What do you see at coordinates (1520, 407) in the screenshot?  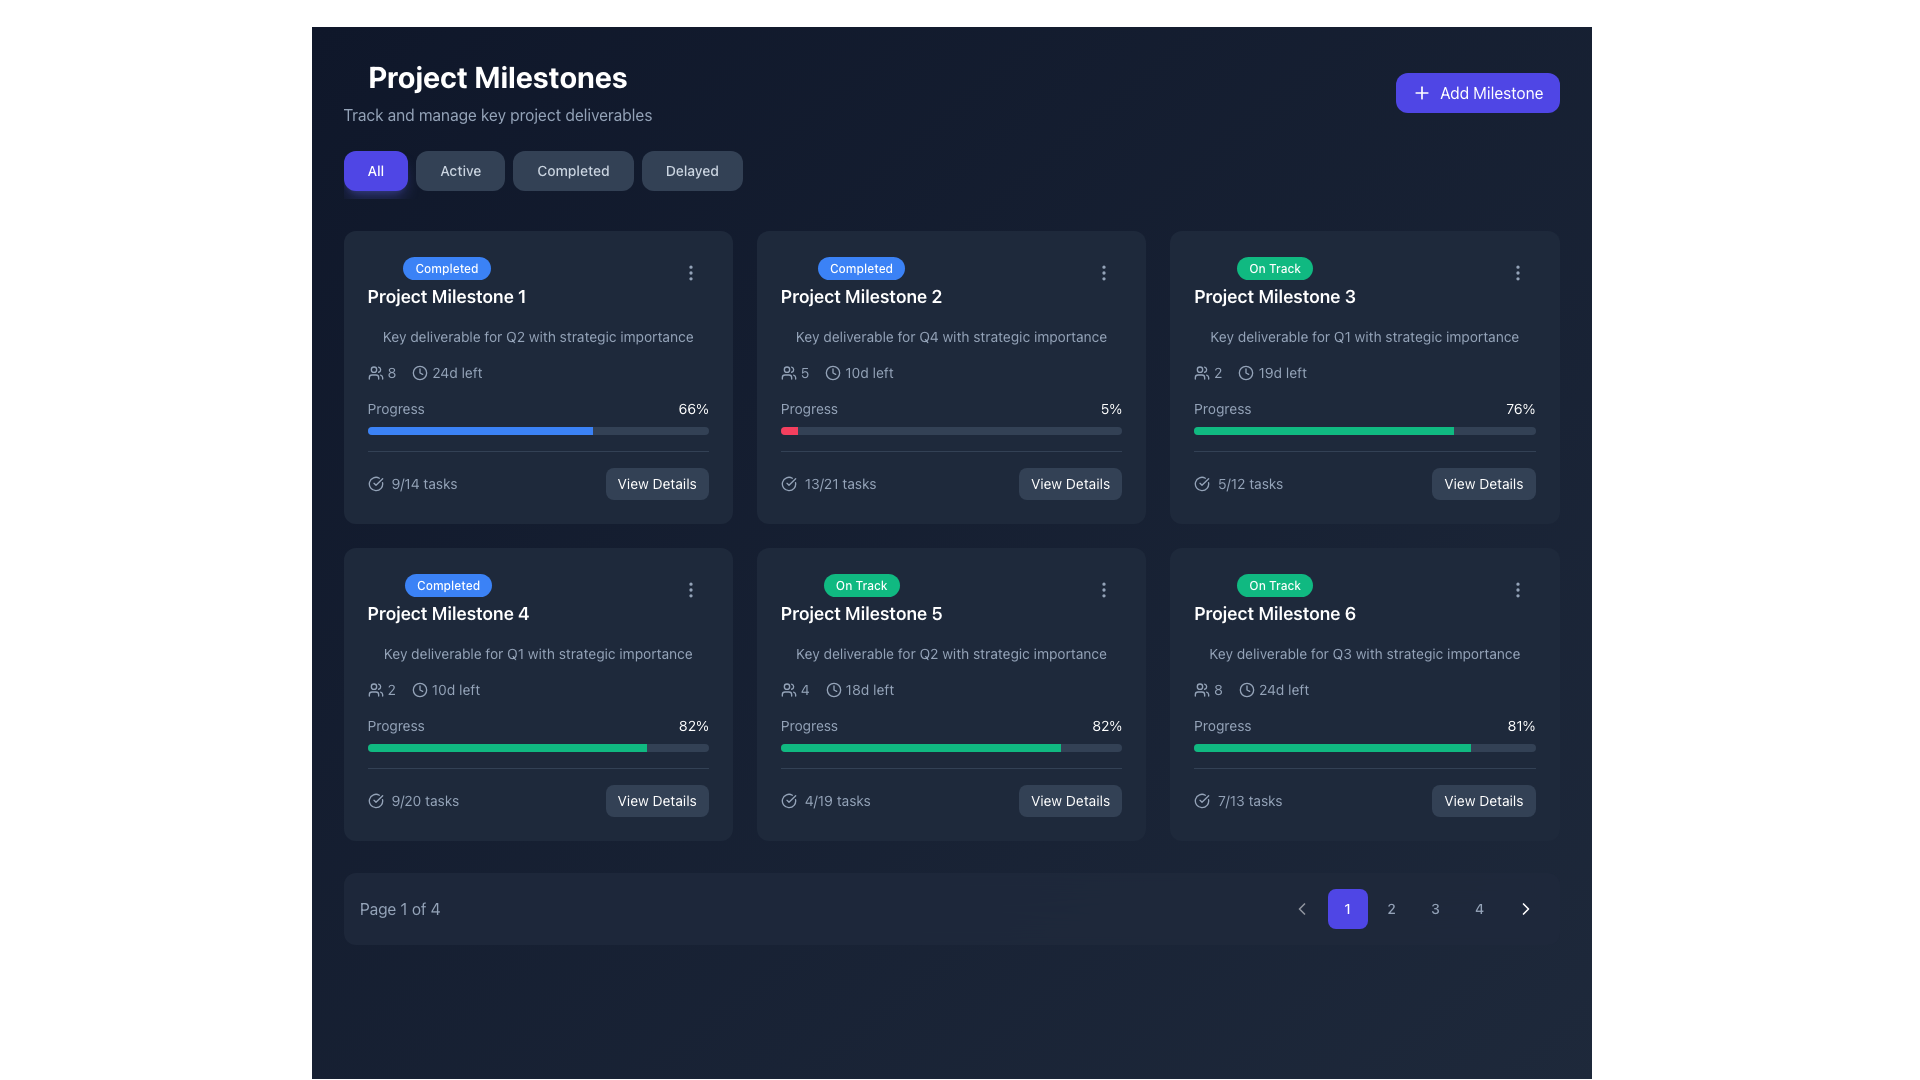 I see `the text label displaying '76%' in the 'Progress' section of the card for 'Project Milestone 3'` at bounding box center [1520, 407].